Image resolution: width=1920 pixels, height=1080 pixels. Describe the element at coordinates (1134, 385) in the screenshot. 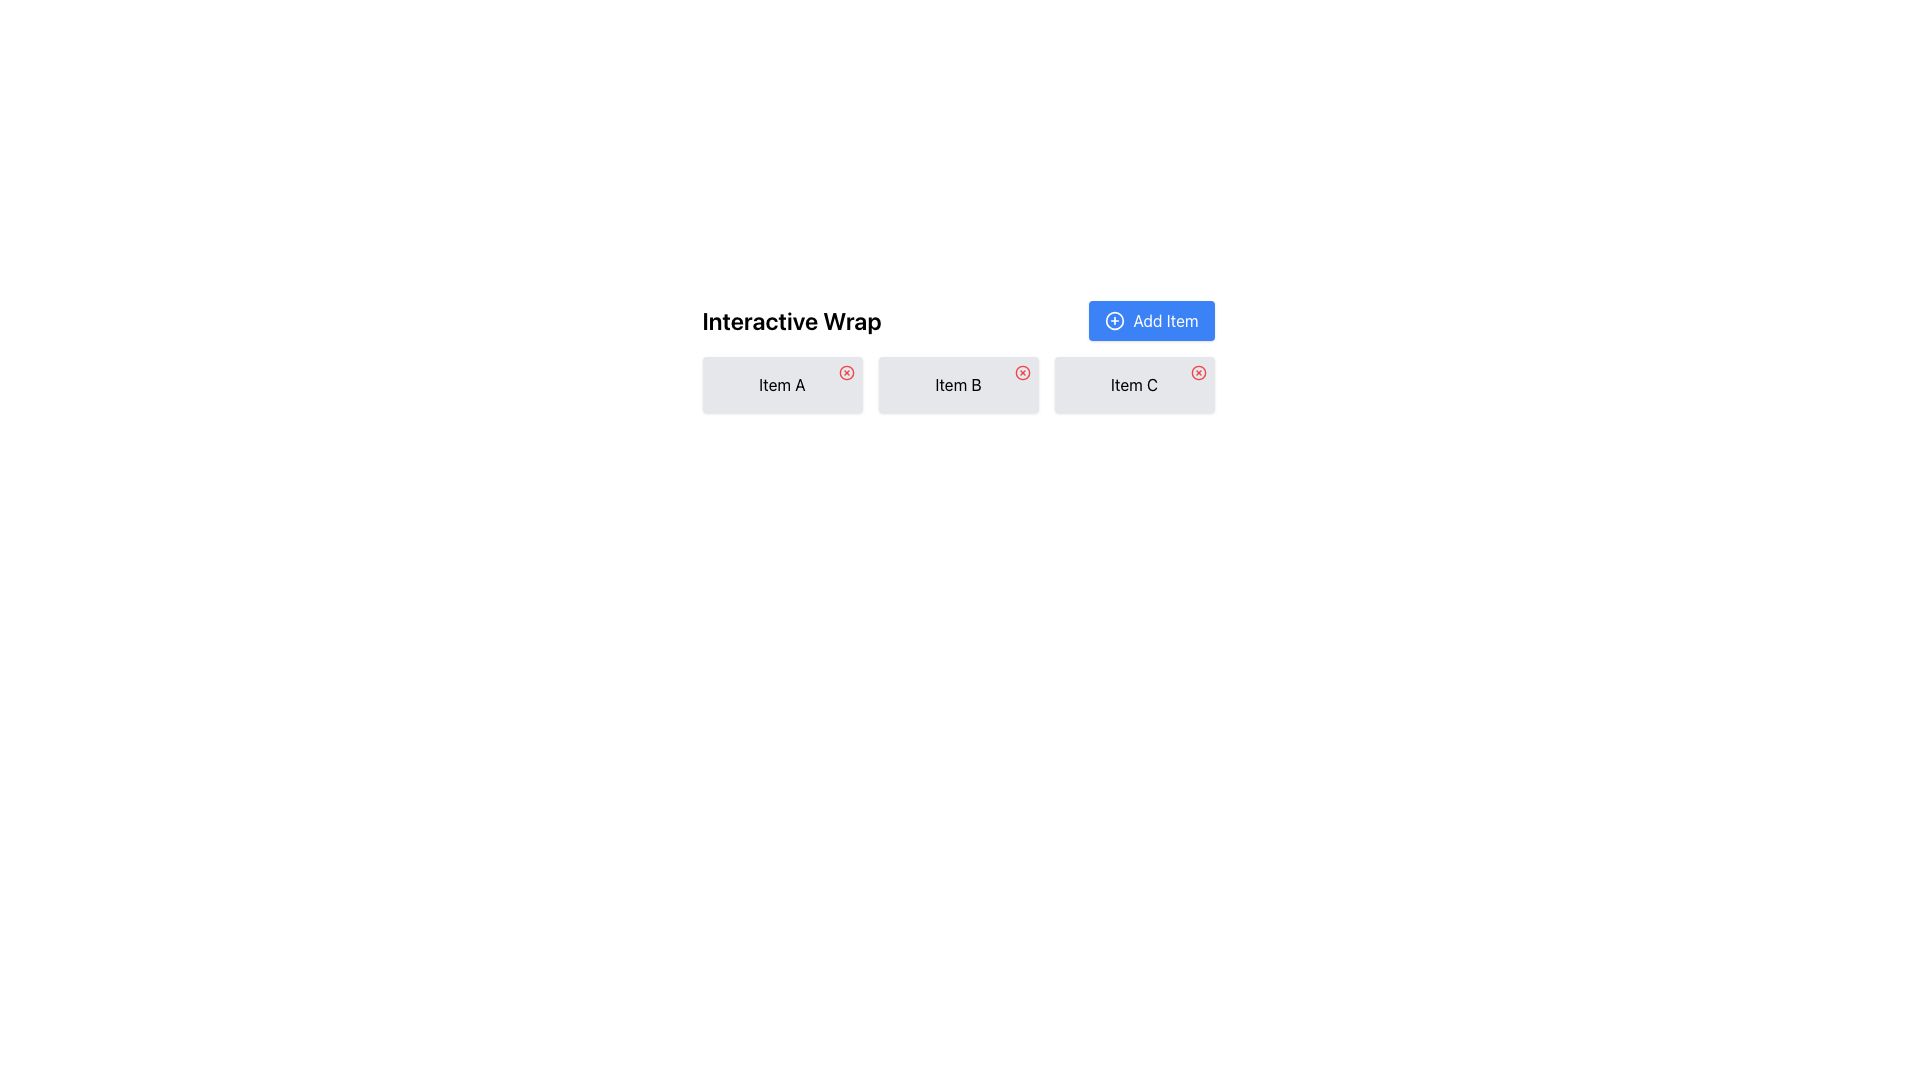

I see `the text label displaying 'Item C'` at that location.